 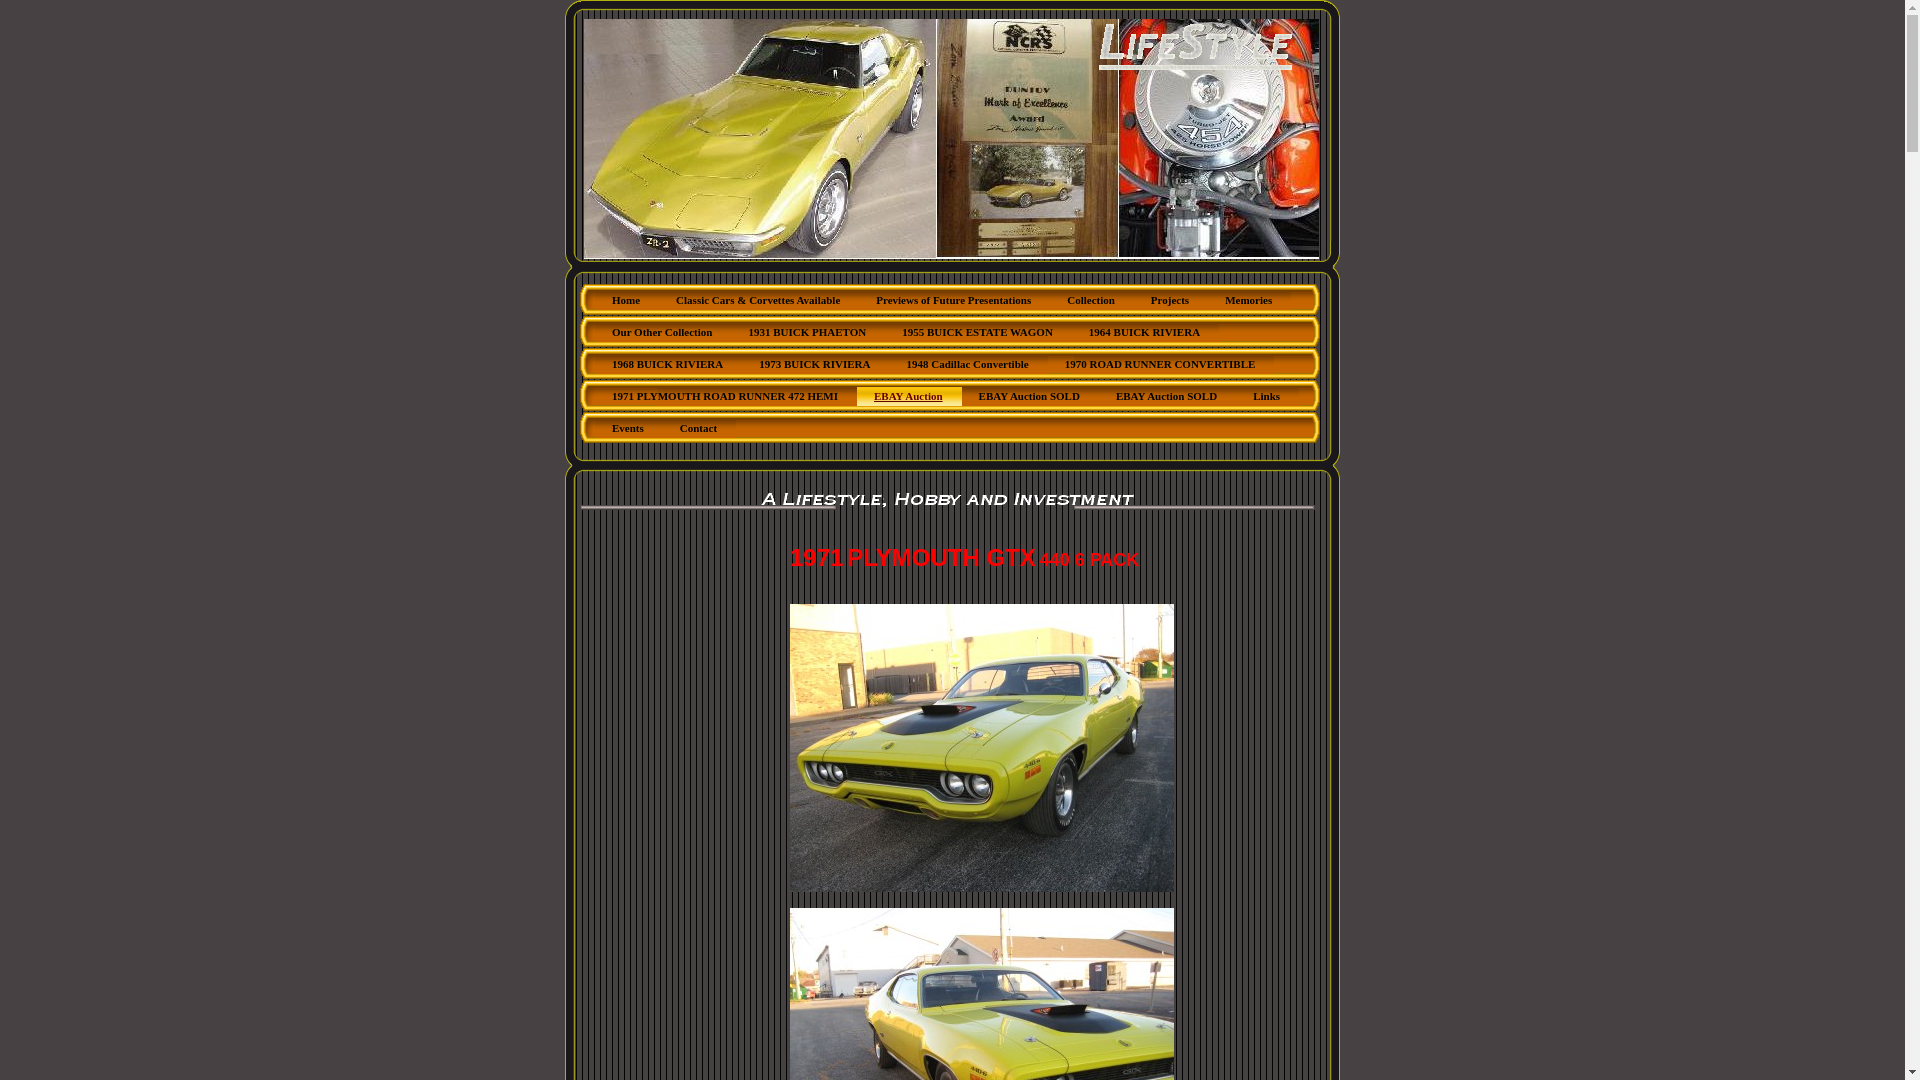 What do you see at coordinates (668, 365) in the screenshot?
I see `'1968 BUICK RIVIERA'` at bounding box center [668, 365].